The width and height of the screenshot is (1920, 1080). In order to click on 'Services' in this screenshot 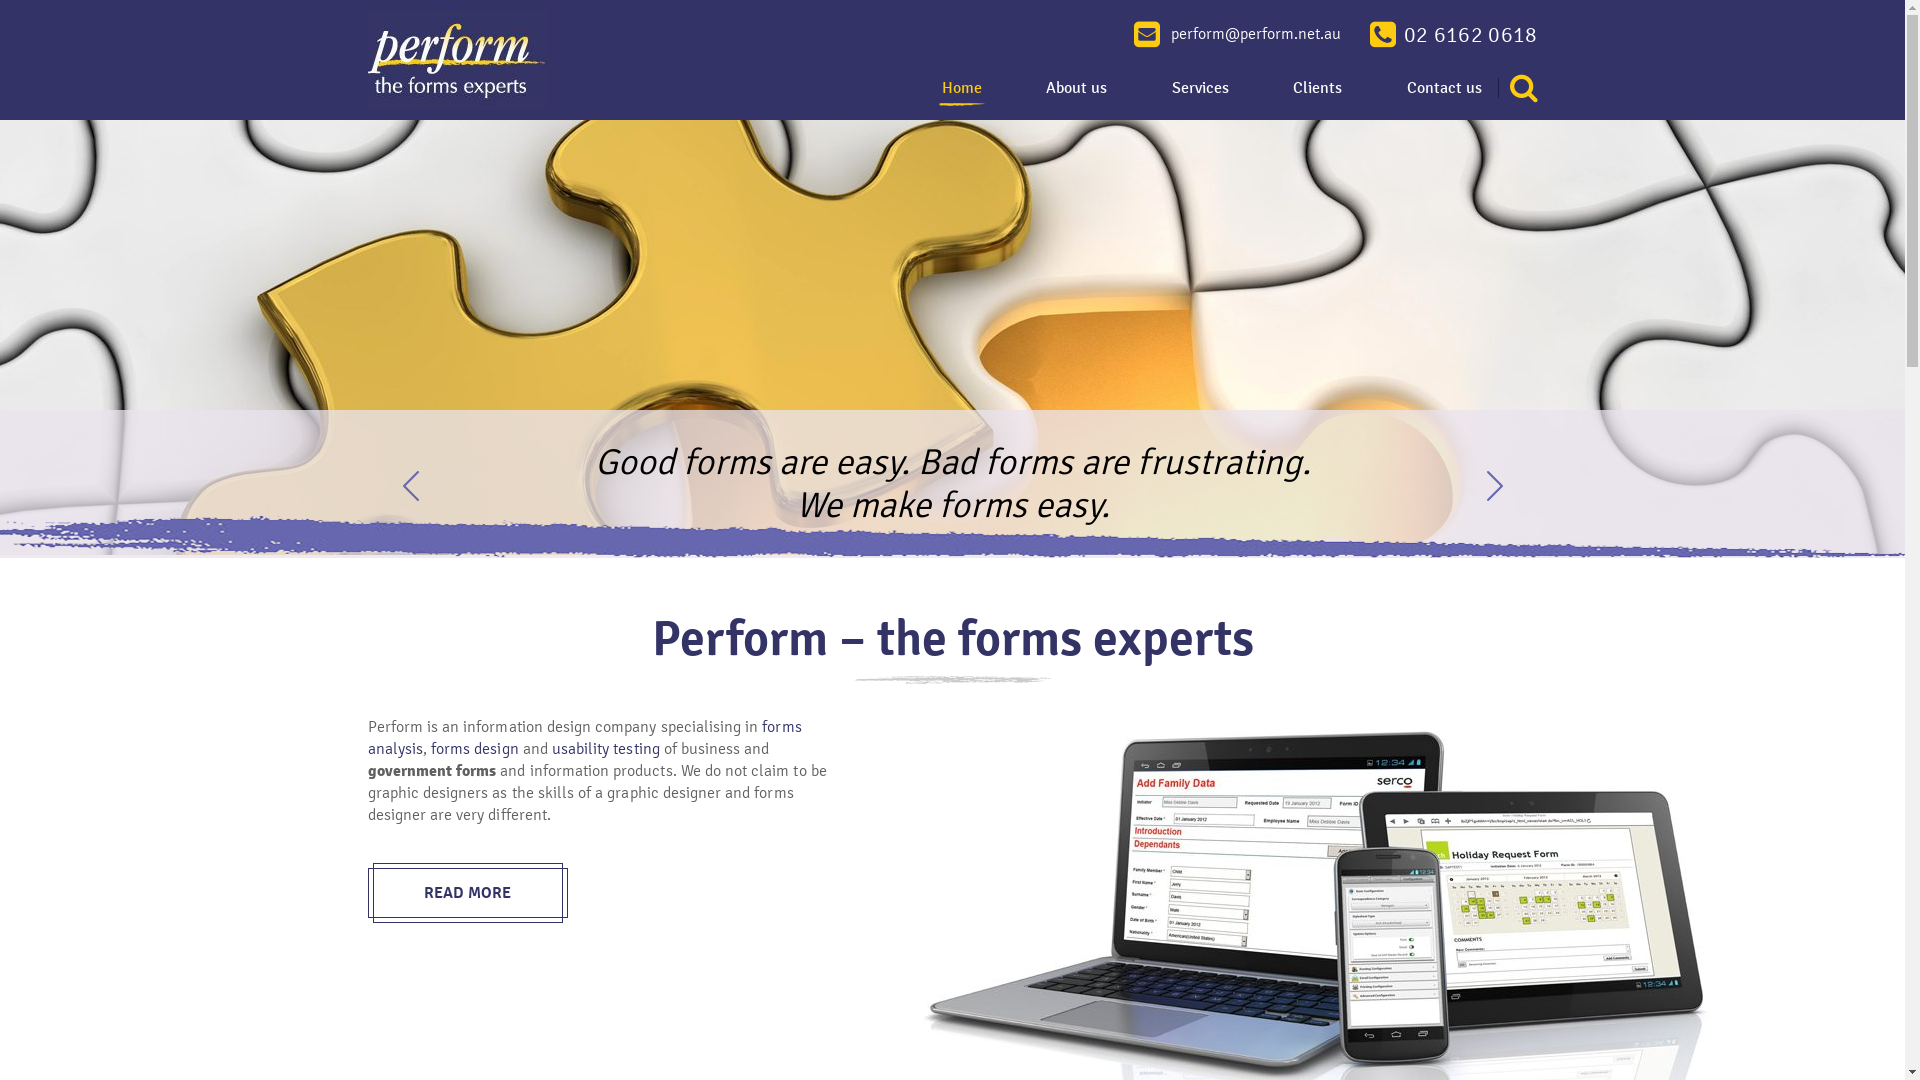, I will do `click(1199, 95)`.